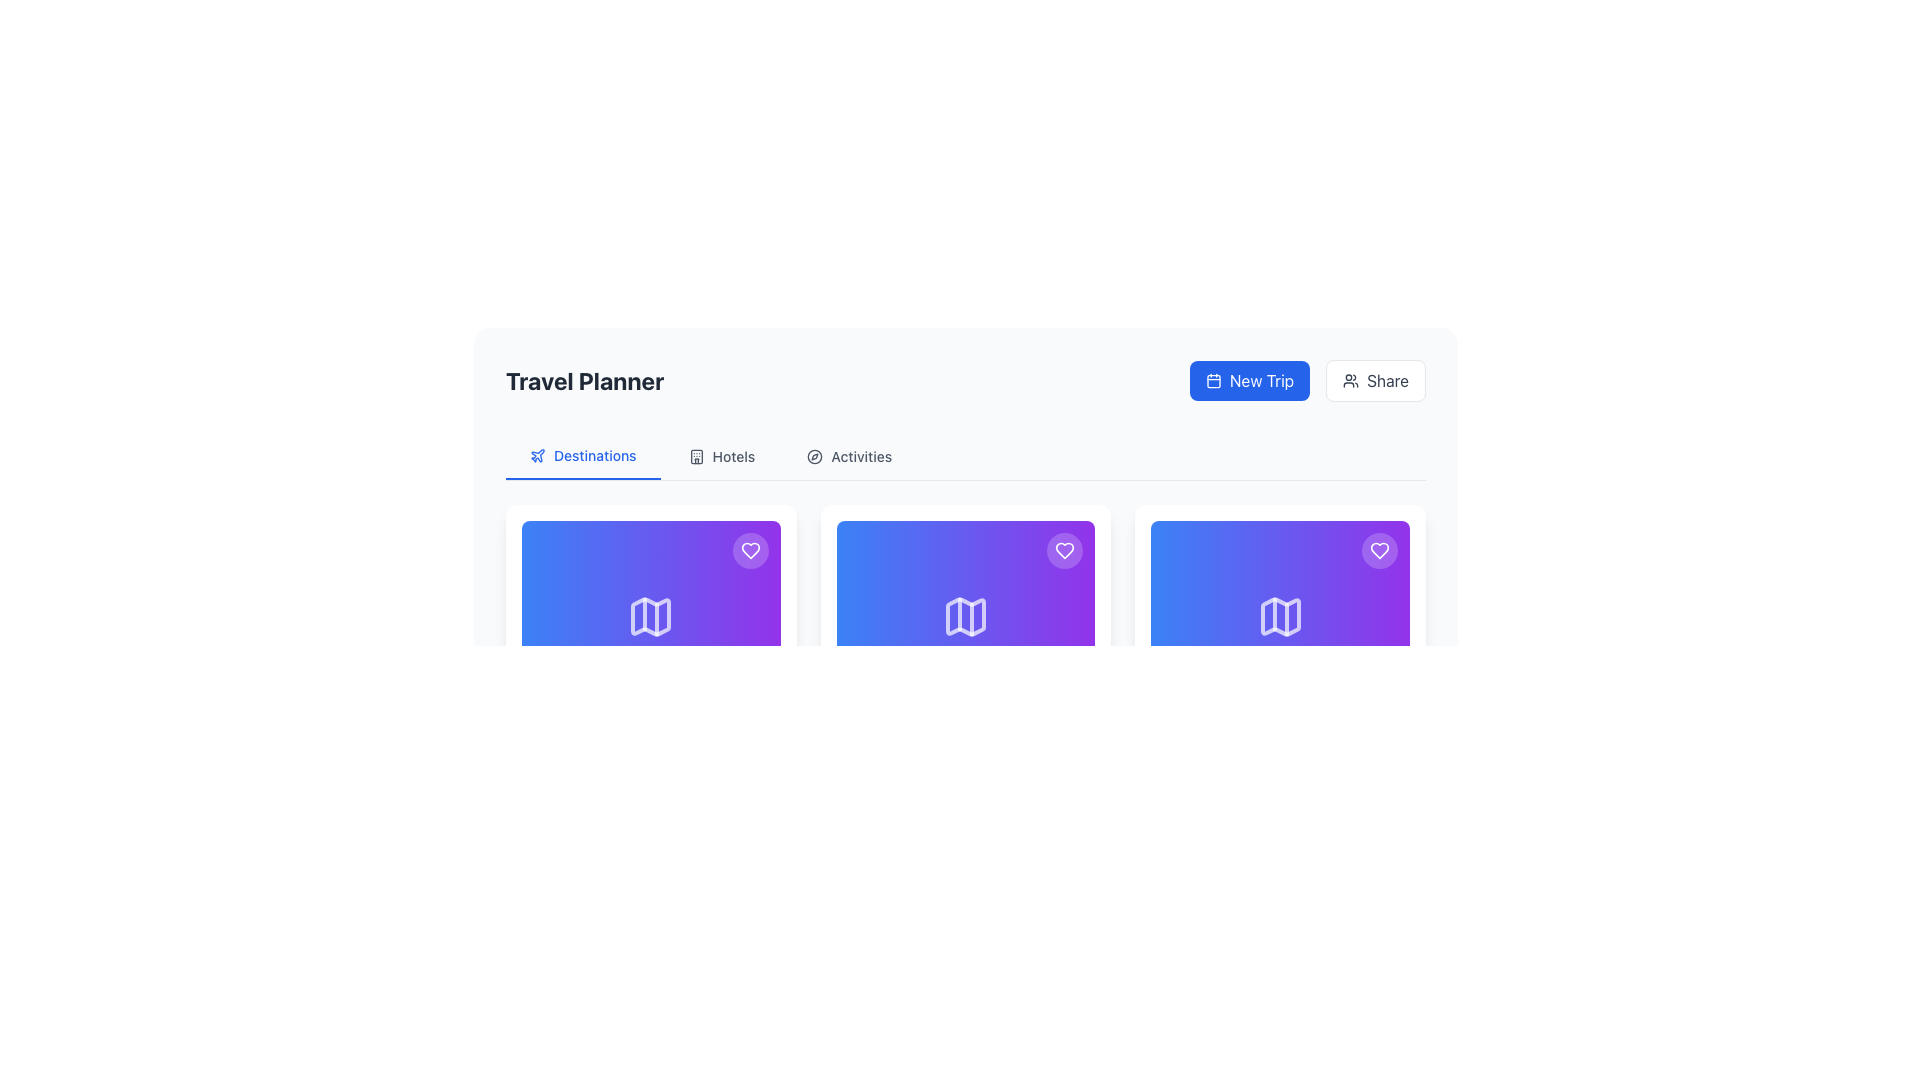 The height and width of the screenshot is (1080, 1920). Describe the element at coordinates (749, 551) in the screenshot. I see `the 'like' or 'favorite' icon located in the top-right corner of the third card from the left in the 'Destinations' section` at that location.